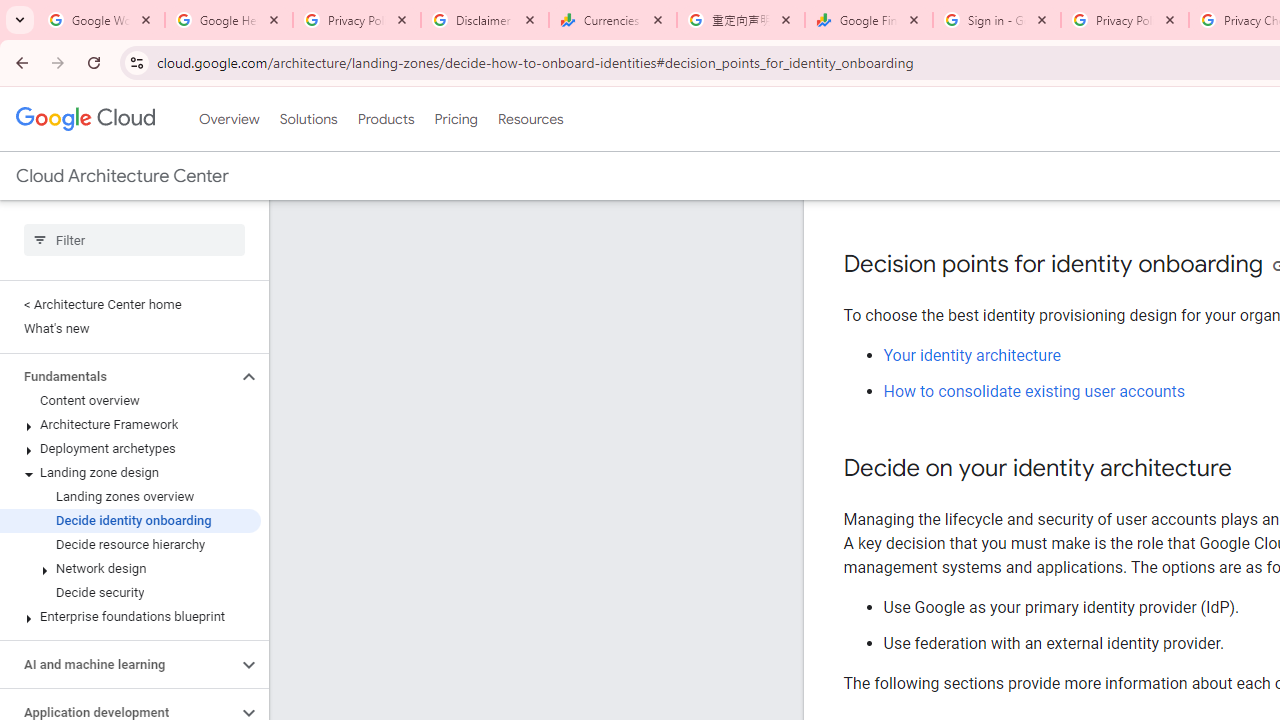 Image resolution: width=1280 pixels, height=720 pixels. What do you see at coordinates (100, 20) in the screenshot?
I see `'Google Workspace Admin Community'` at bounding box center [100, 20].